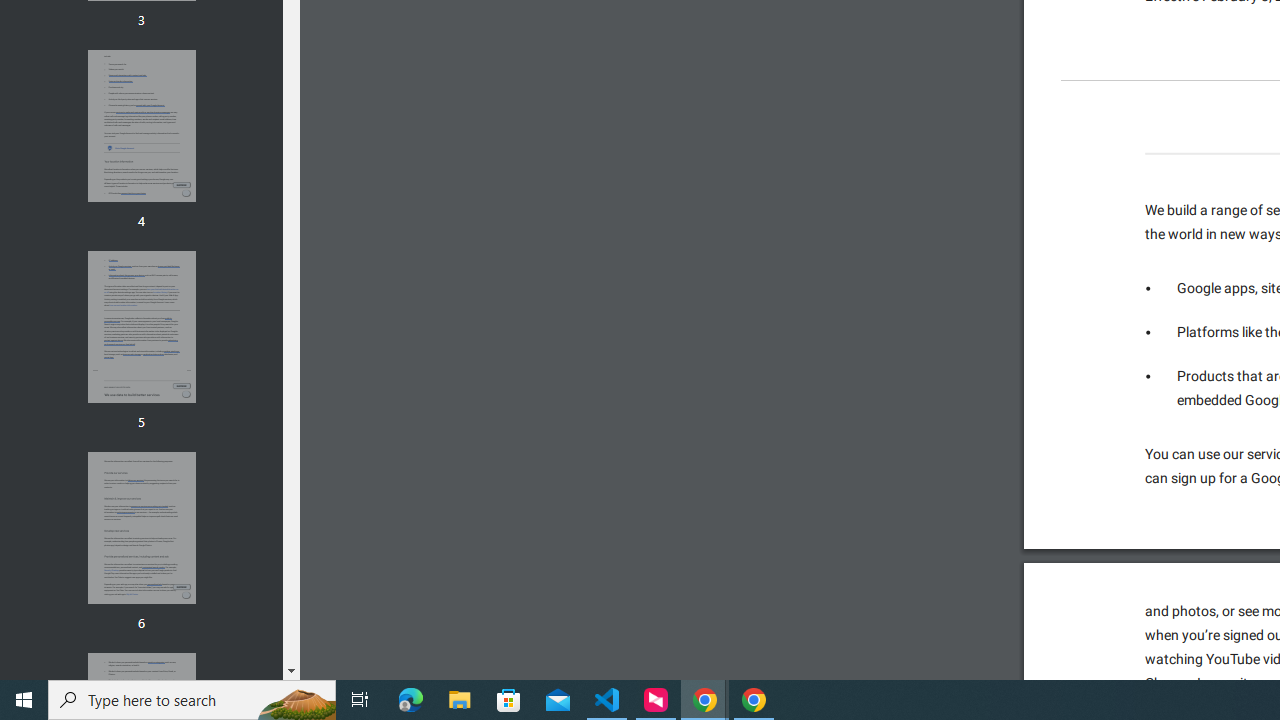  Describe the element at coordinates (140, 326) in the screenshot. I see `'Thumbnail for page 5'` at that location.